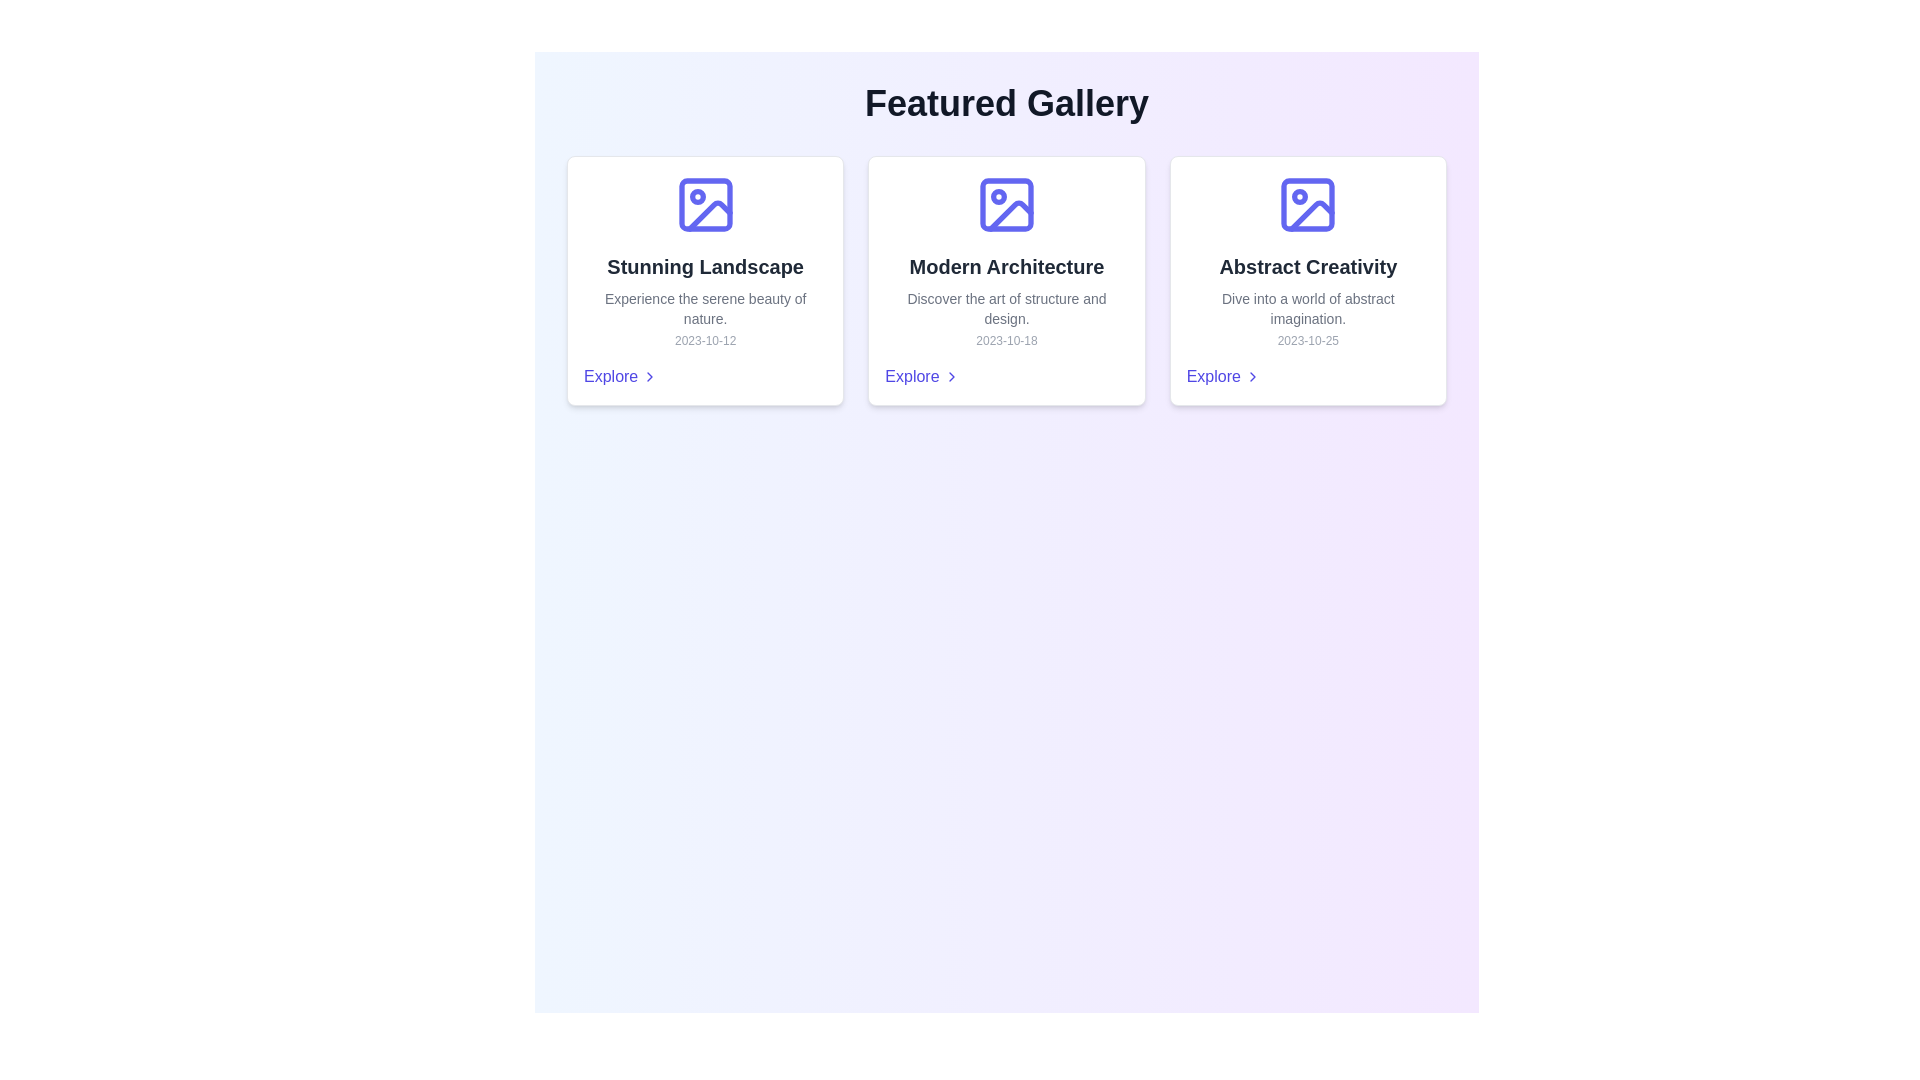 The image size is (1920, 1080). What do you see at coordinates (1308, 265) in the screenshot?
I see `the static text label displaying the title of the third card in the horizontal gallery, which is positioned below the icon and above the descriptive text` at bounding box center [1308, 265].